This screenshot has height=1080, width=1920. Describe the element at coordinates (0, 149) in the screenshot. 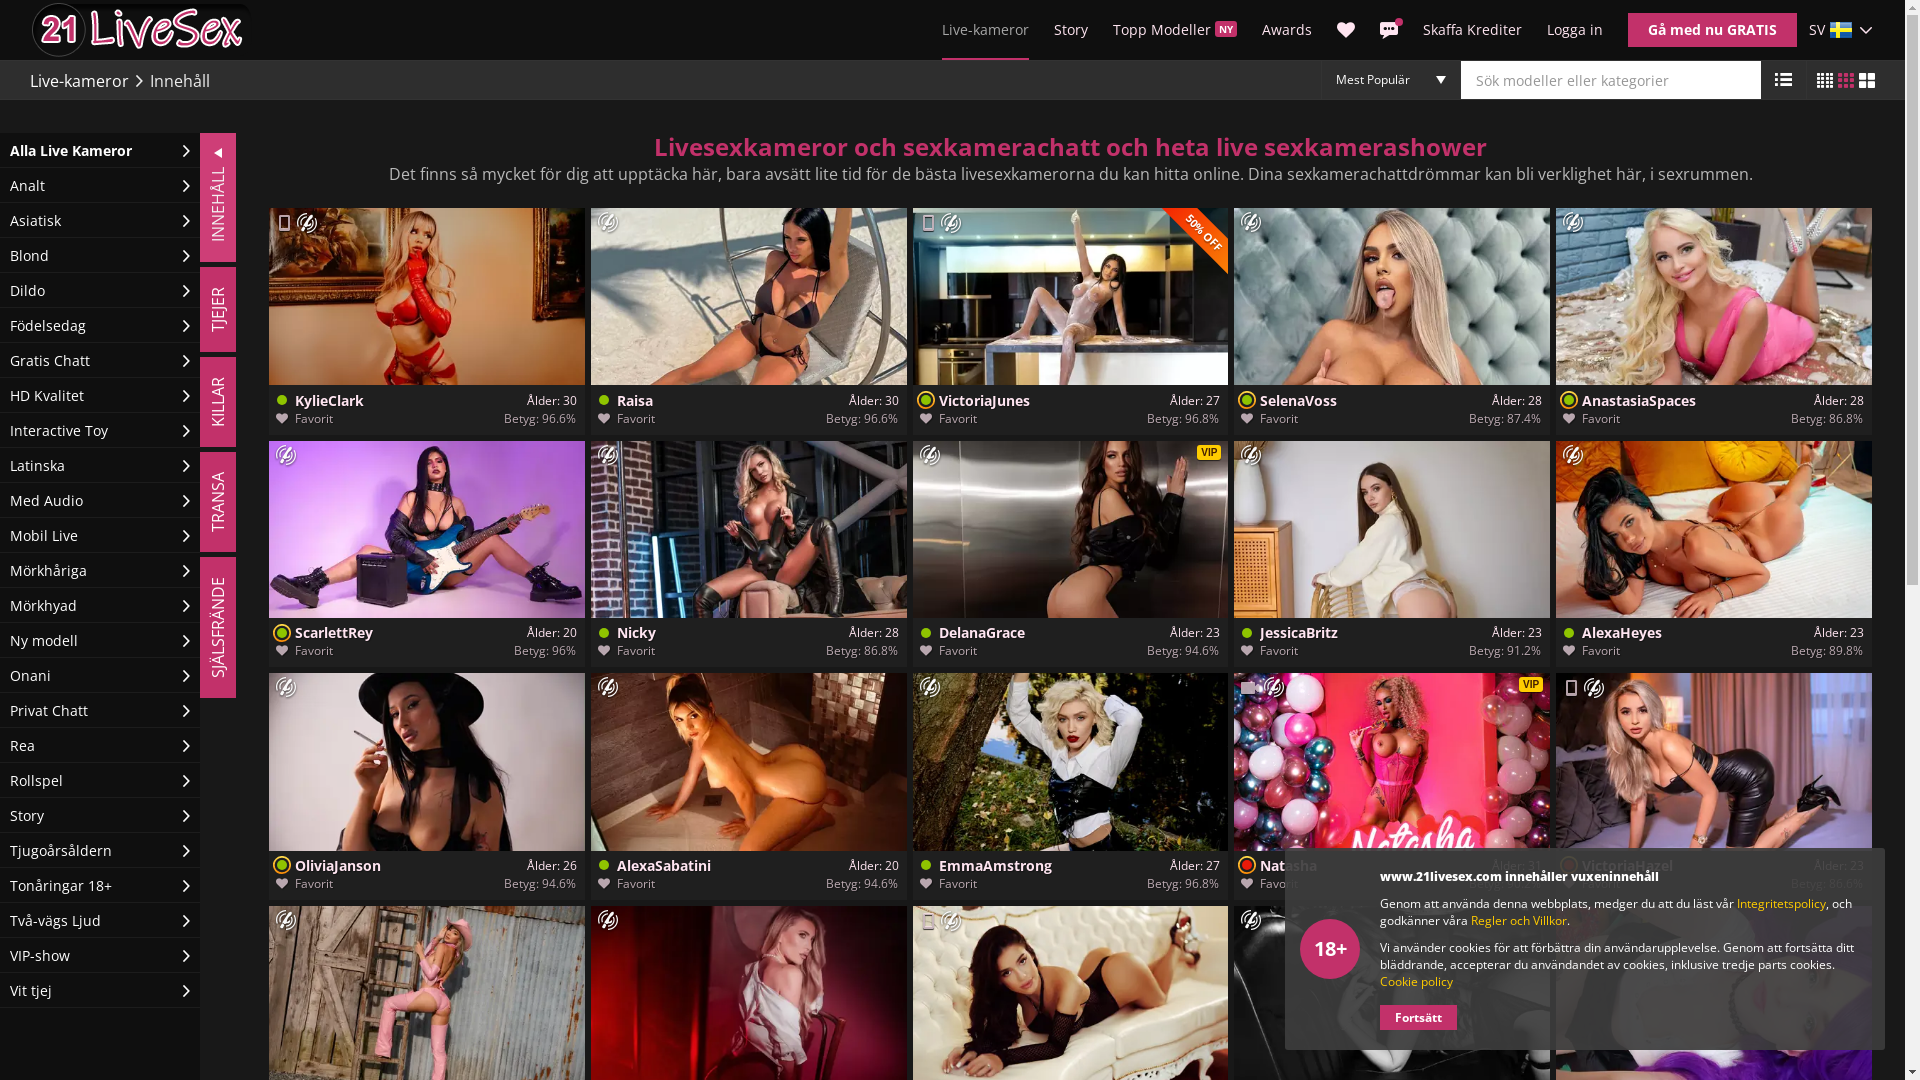

I see `'Alla Live Kameror'` at that location.